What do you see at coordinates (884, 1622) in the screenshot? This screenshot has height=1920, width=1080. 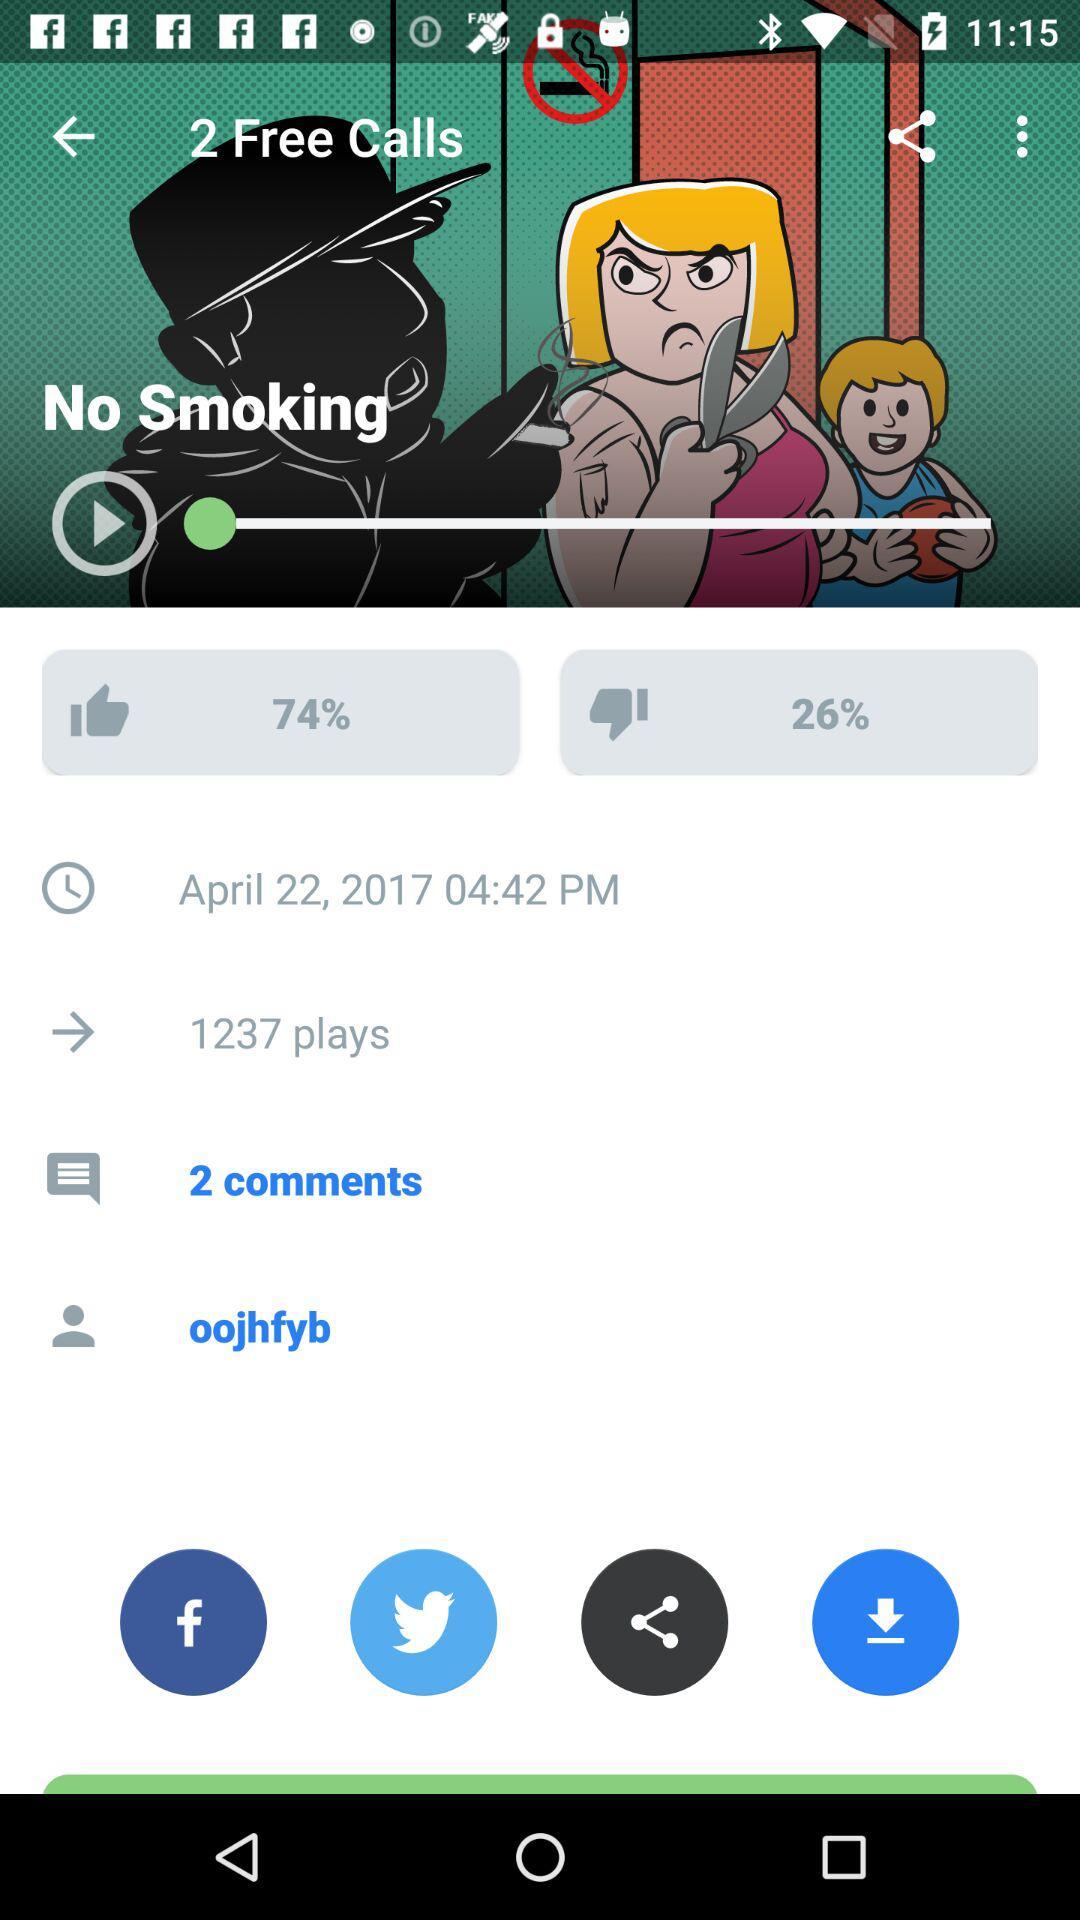 I see `the button which is next to the share button` at bounding box center [884, 1622].